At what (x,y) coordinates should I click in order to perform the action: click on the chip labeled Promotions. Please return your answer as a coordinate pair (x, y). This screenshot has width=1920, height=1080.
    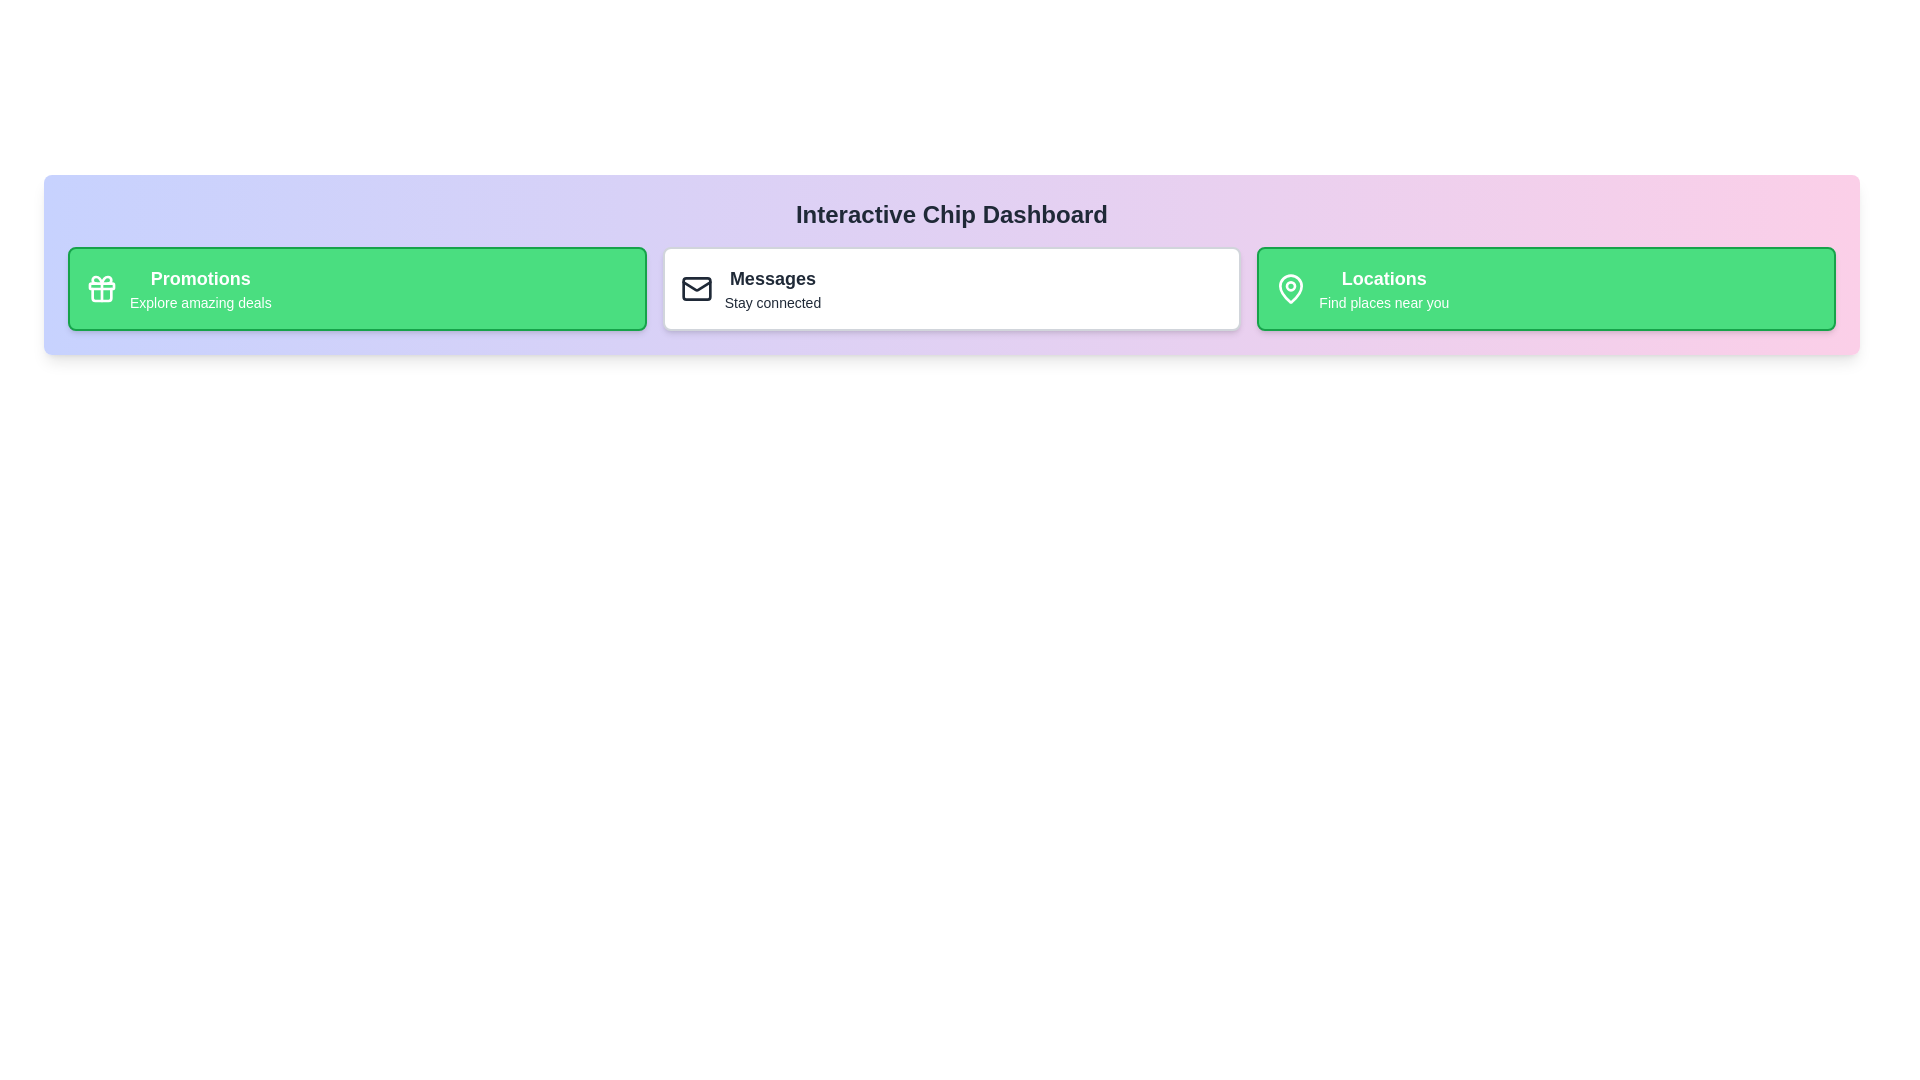
    Looking at the image, I should click on (356, 289).